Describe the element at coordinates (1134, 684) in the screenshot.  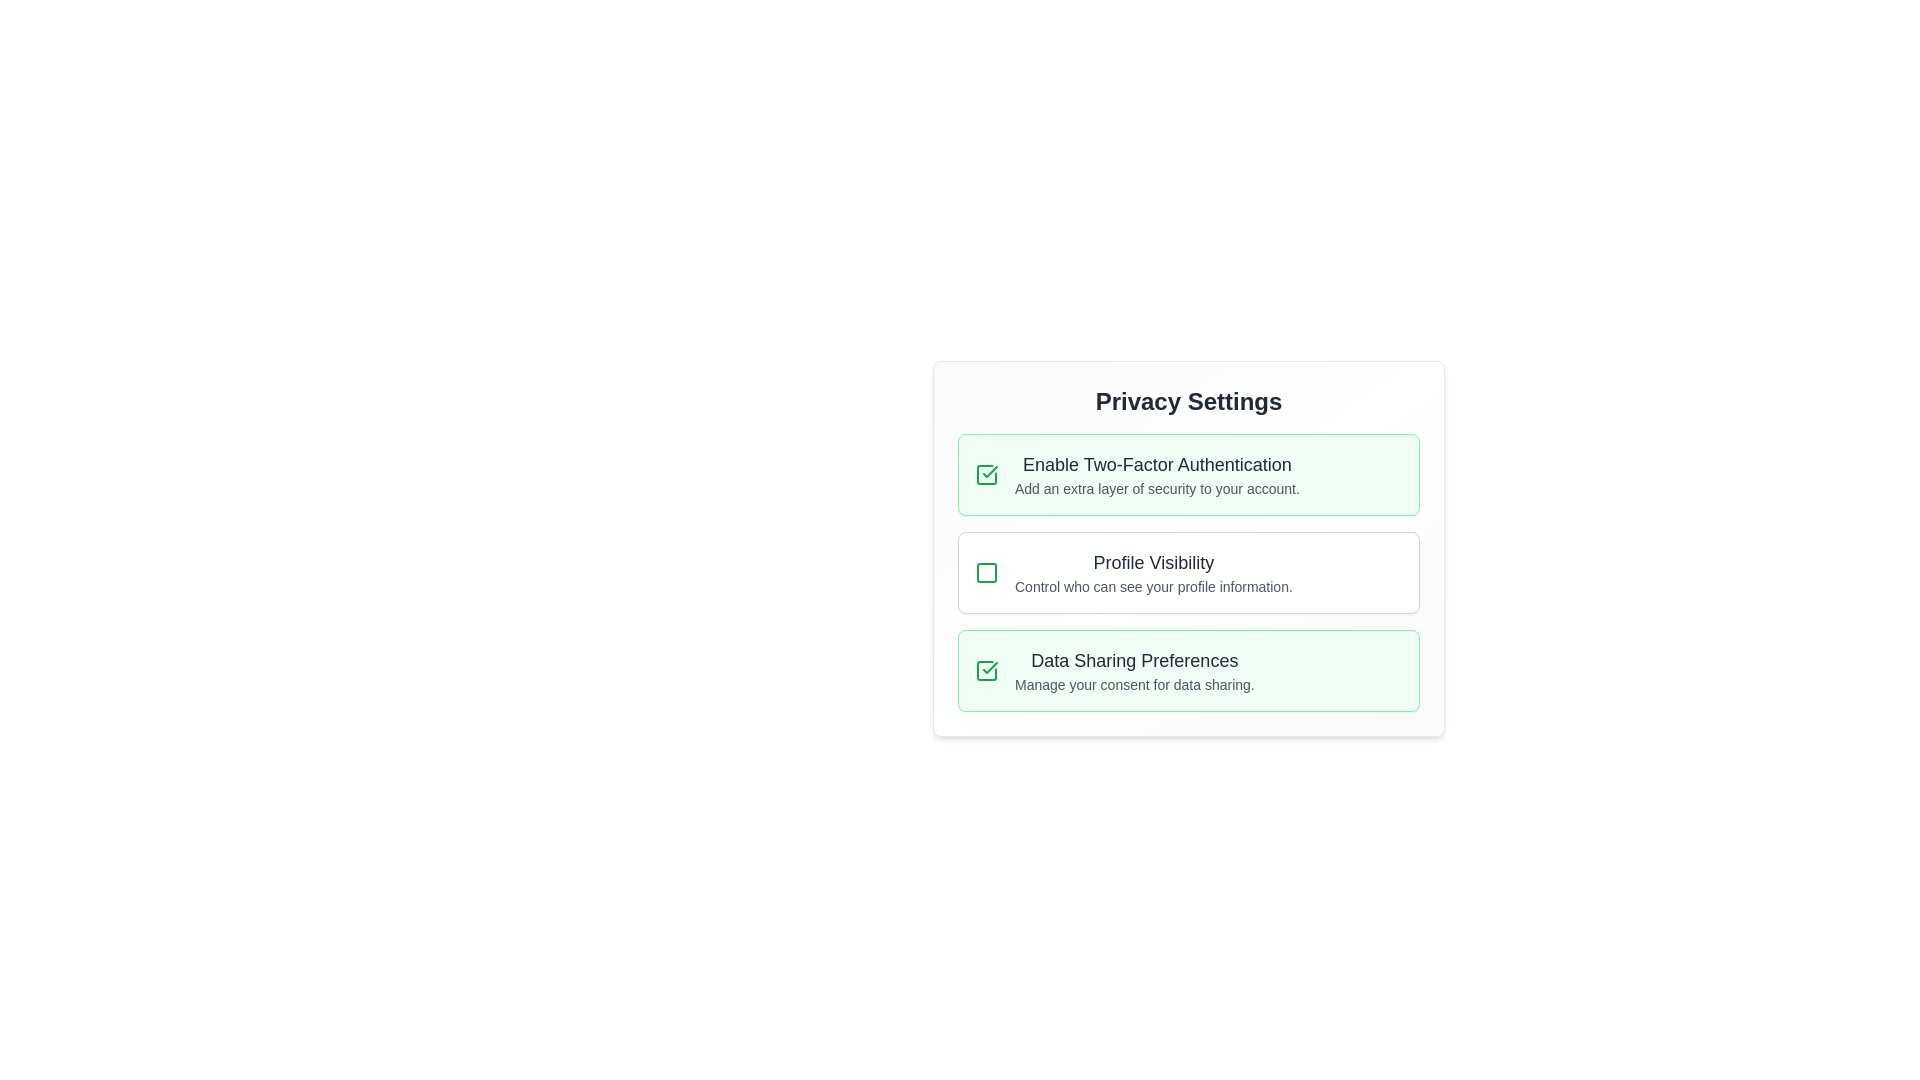
I see `the static text content providing guidance for the 'Data Sharing Preferences' section, located beneath its heading within the card` at that location.